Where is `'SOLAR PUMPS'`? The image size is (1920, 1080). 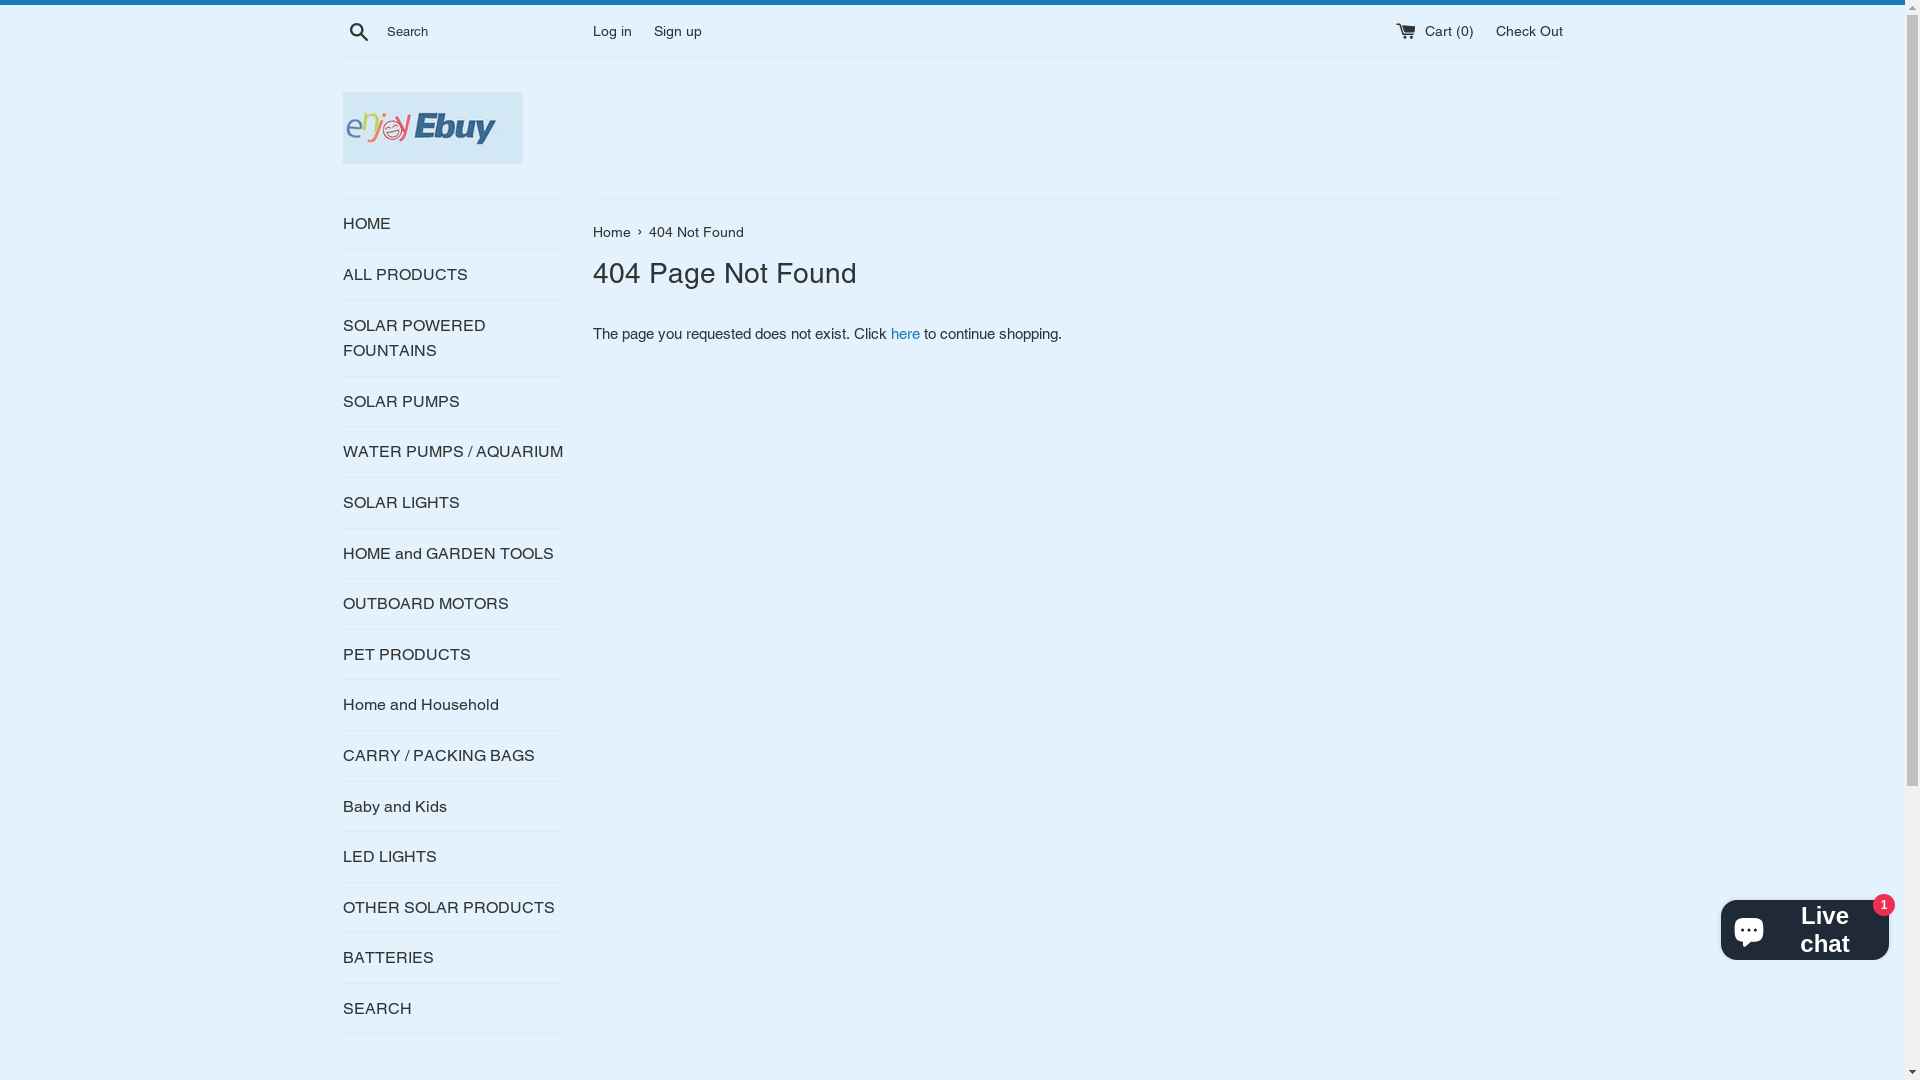 'SOLAR PUMPS' is located at coordinates (450, 401).